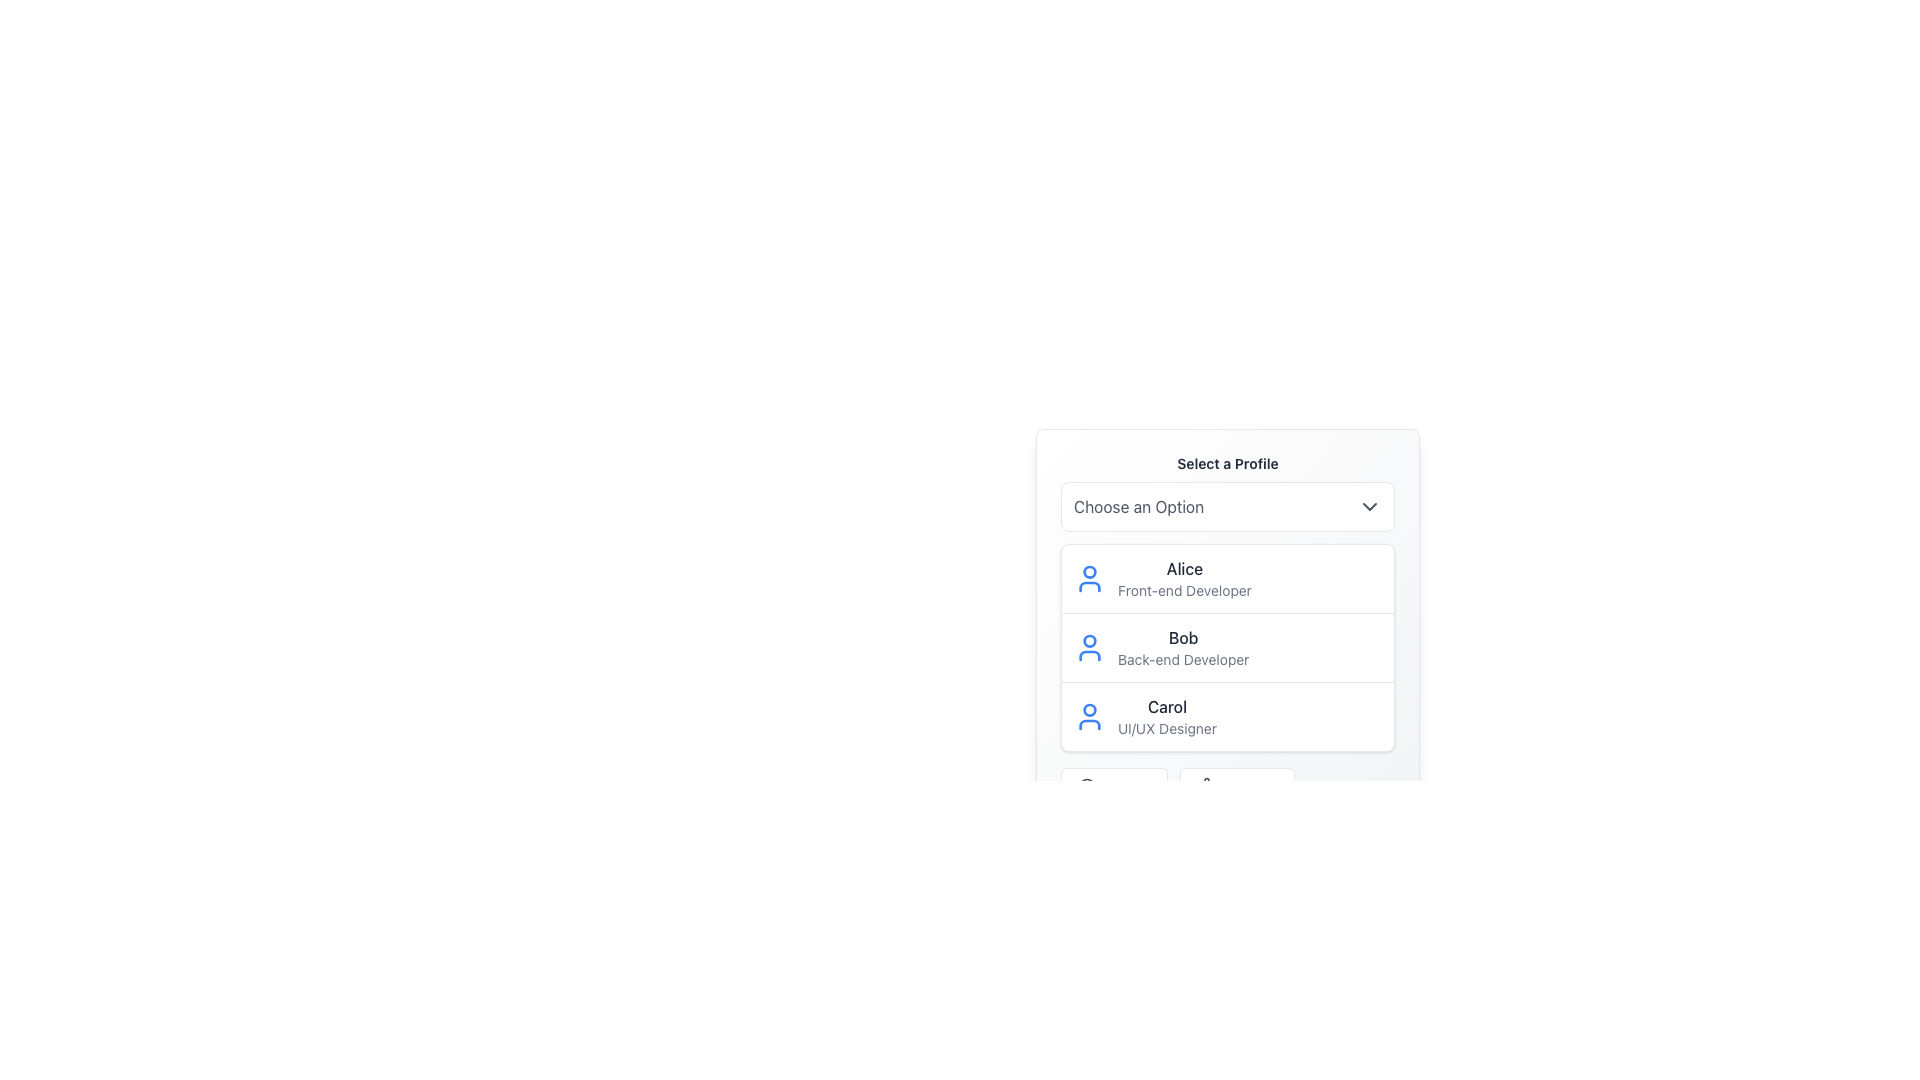 The image size is (1920, 1080). I want to click on text label displaying 'Back-end Developer' located below the name 'Bob' in the second profile entry of the profile selection list, so click(1183, 659).